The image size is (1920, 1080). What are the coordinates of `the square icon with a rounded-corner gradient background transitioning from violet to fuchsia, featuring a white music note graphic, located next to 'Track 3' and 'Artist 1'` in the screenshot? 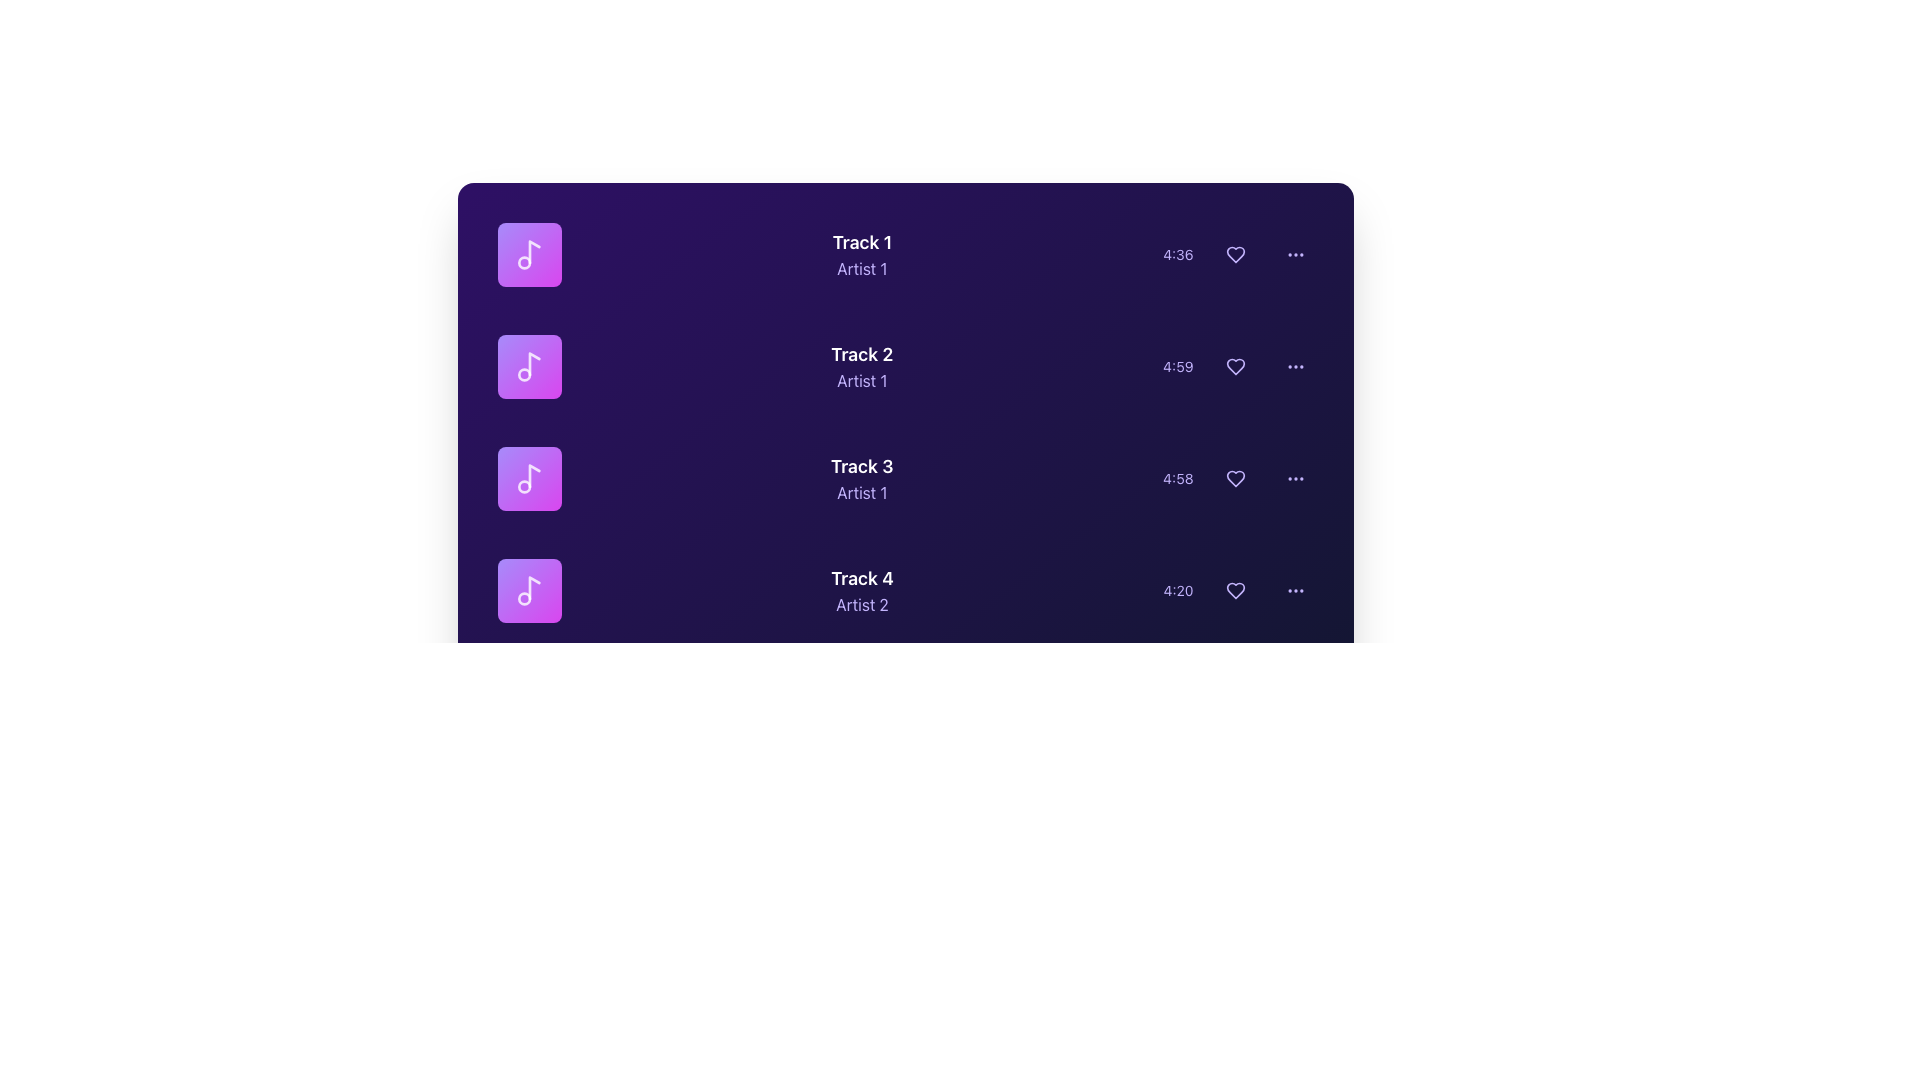 It's located at (529, 478).